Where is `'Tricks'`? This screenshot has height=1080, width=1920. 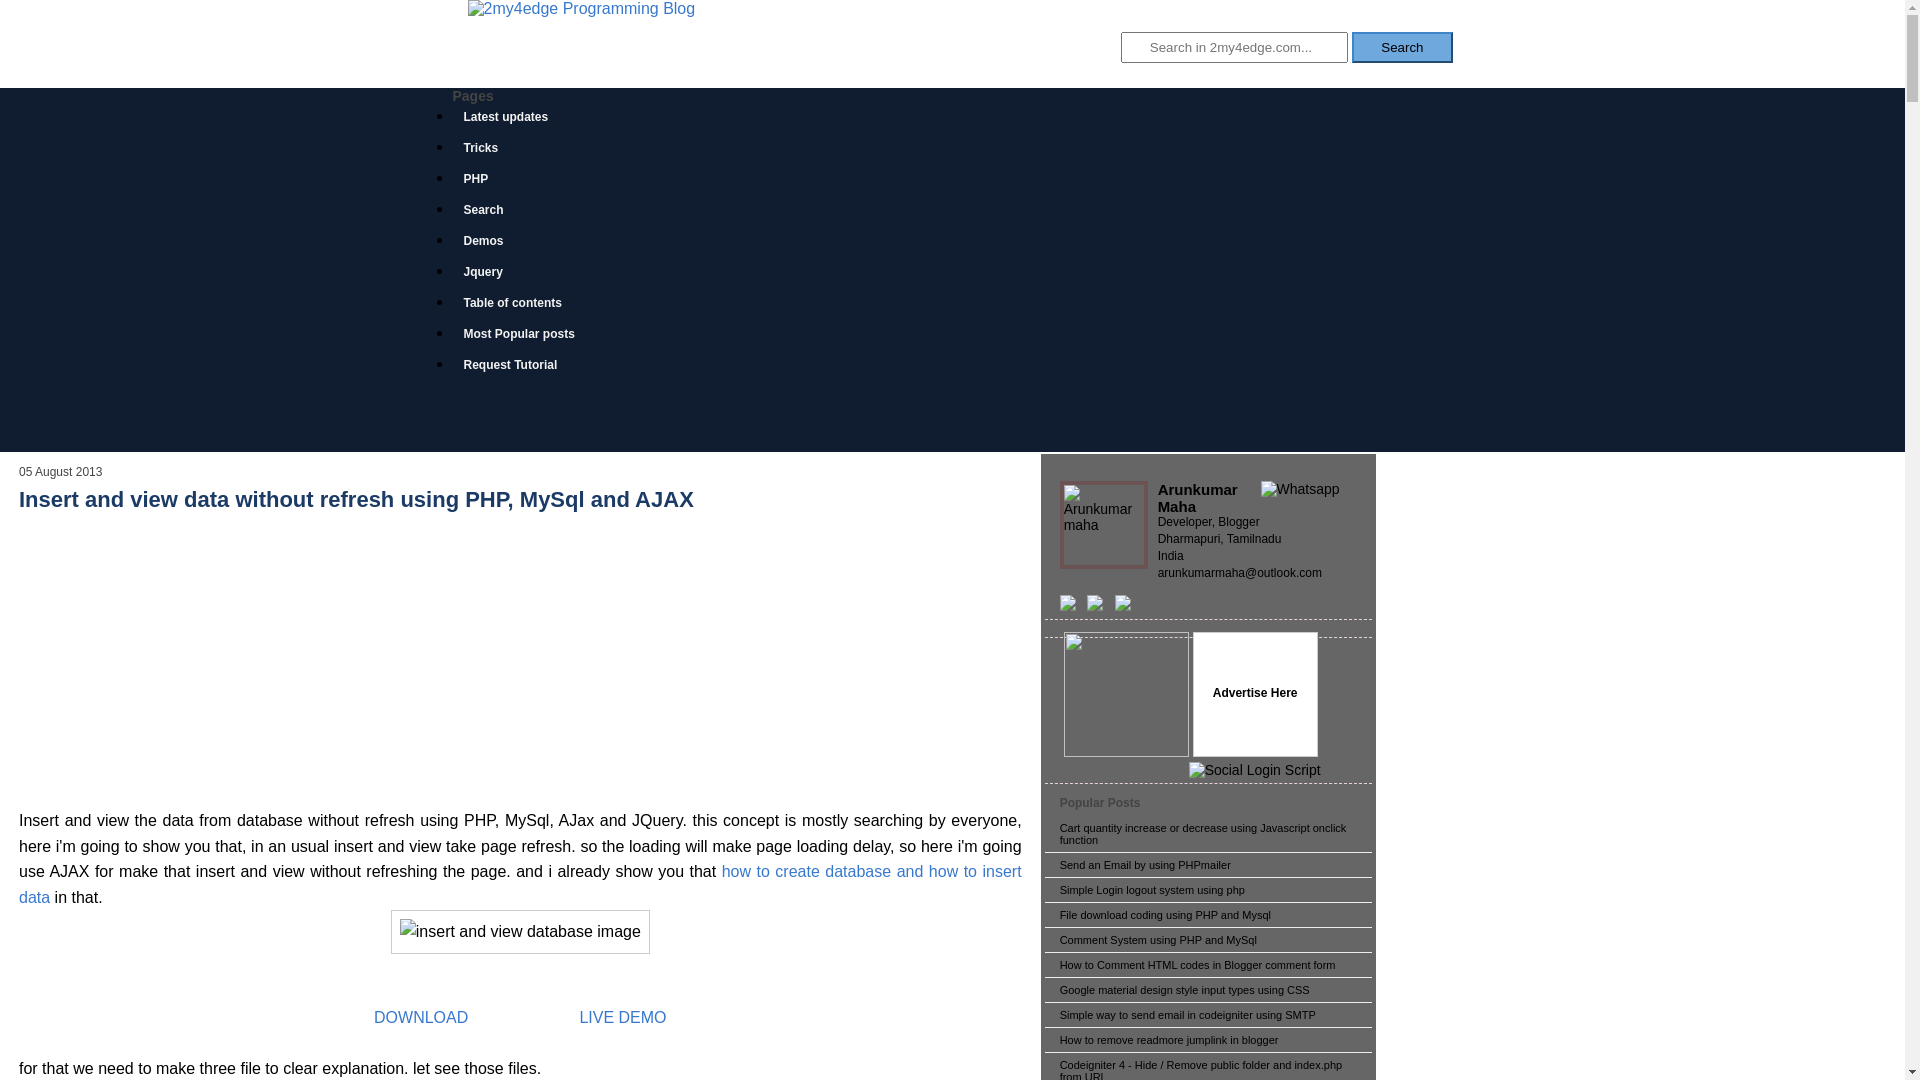
'Tricks' is located at coordinates (450, 149).